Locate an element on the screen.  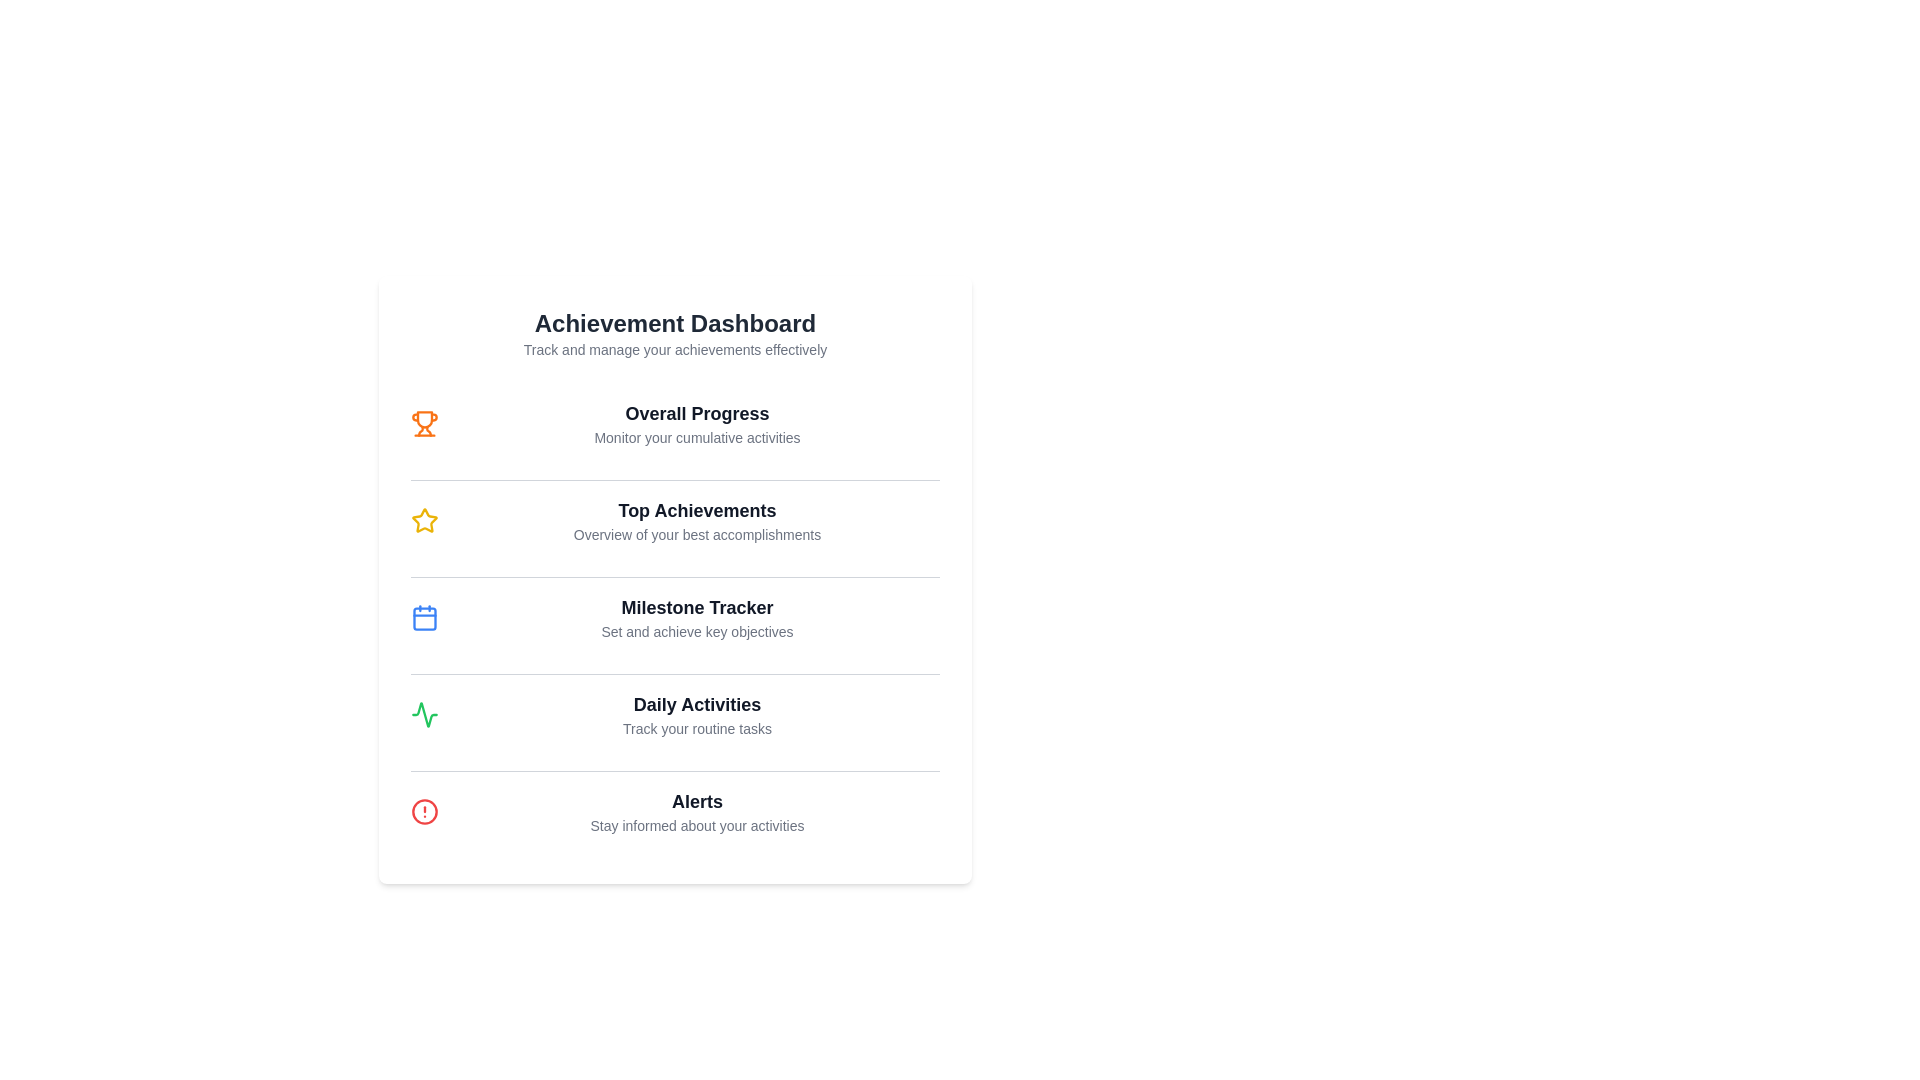
text from the 'Achievement Dashboard' header and subtext element, which displays 'Achievement Dashboard' in bold and larger font, with the subtext 'Track and manage your achievements effectively' below it is located at coordinates (675, 333).